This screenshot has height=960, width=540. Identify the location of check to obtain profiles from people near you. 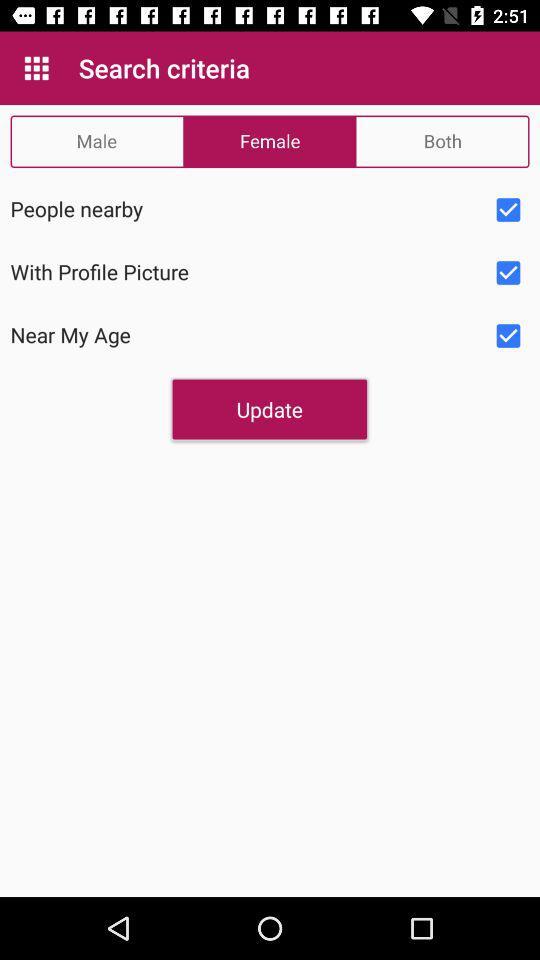
(508, 210).